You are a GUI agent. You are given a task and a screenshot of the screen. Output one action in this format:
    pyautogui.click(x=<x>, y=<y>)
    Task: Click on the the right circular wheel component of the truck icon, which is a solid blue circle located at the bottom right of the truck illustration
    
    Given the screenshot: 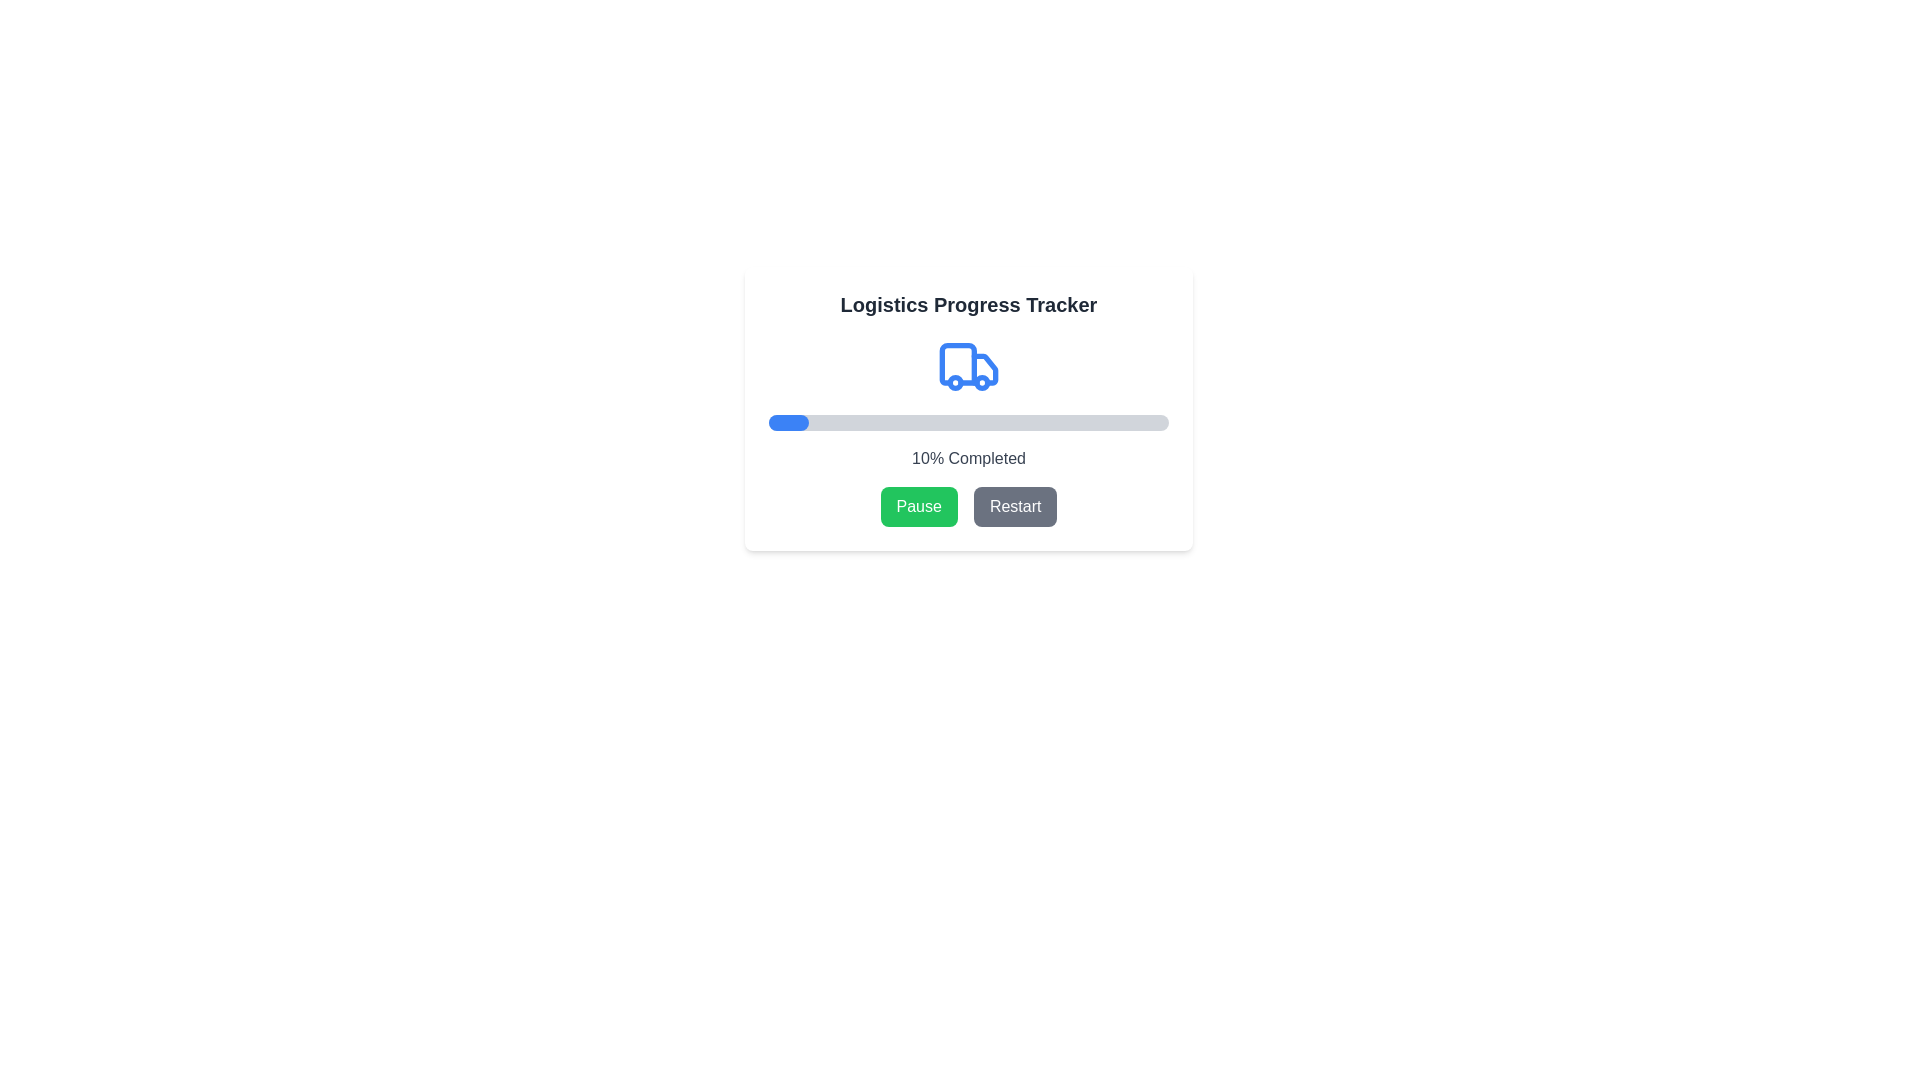 What is the action you would take?
    pyautogui.click(x=982, y=382)
    